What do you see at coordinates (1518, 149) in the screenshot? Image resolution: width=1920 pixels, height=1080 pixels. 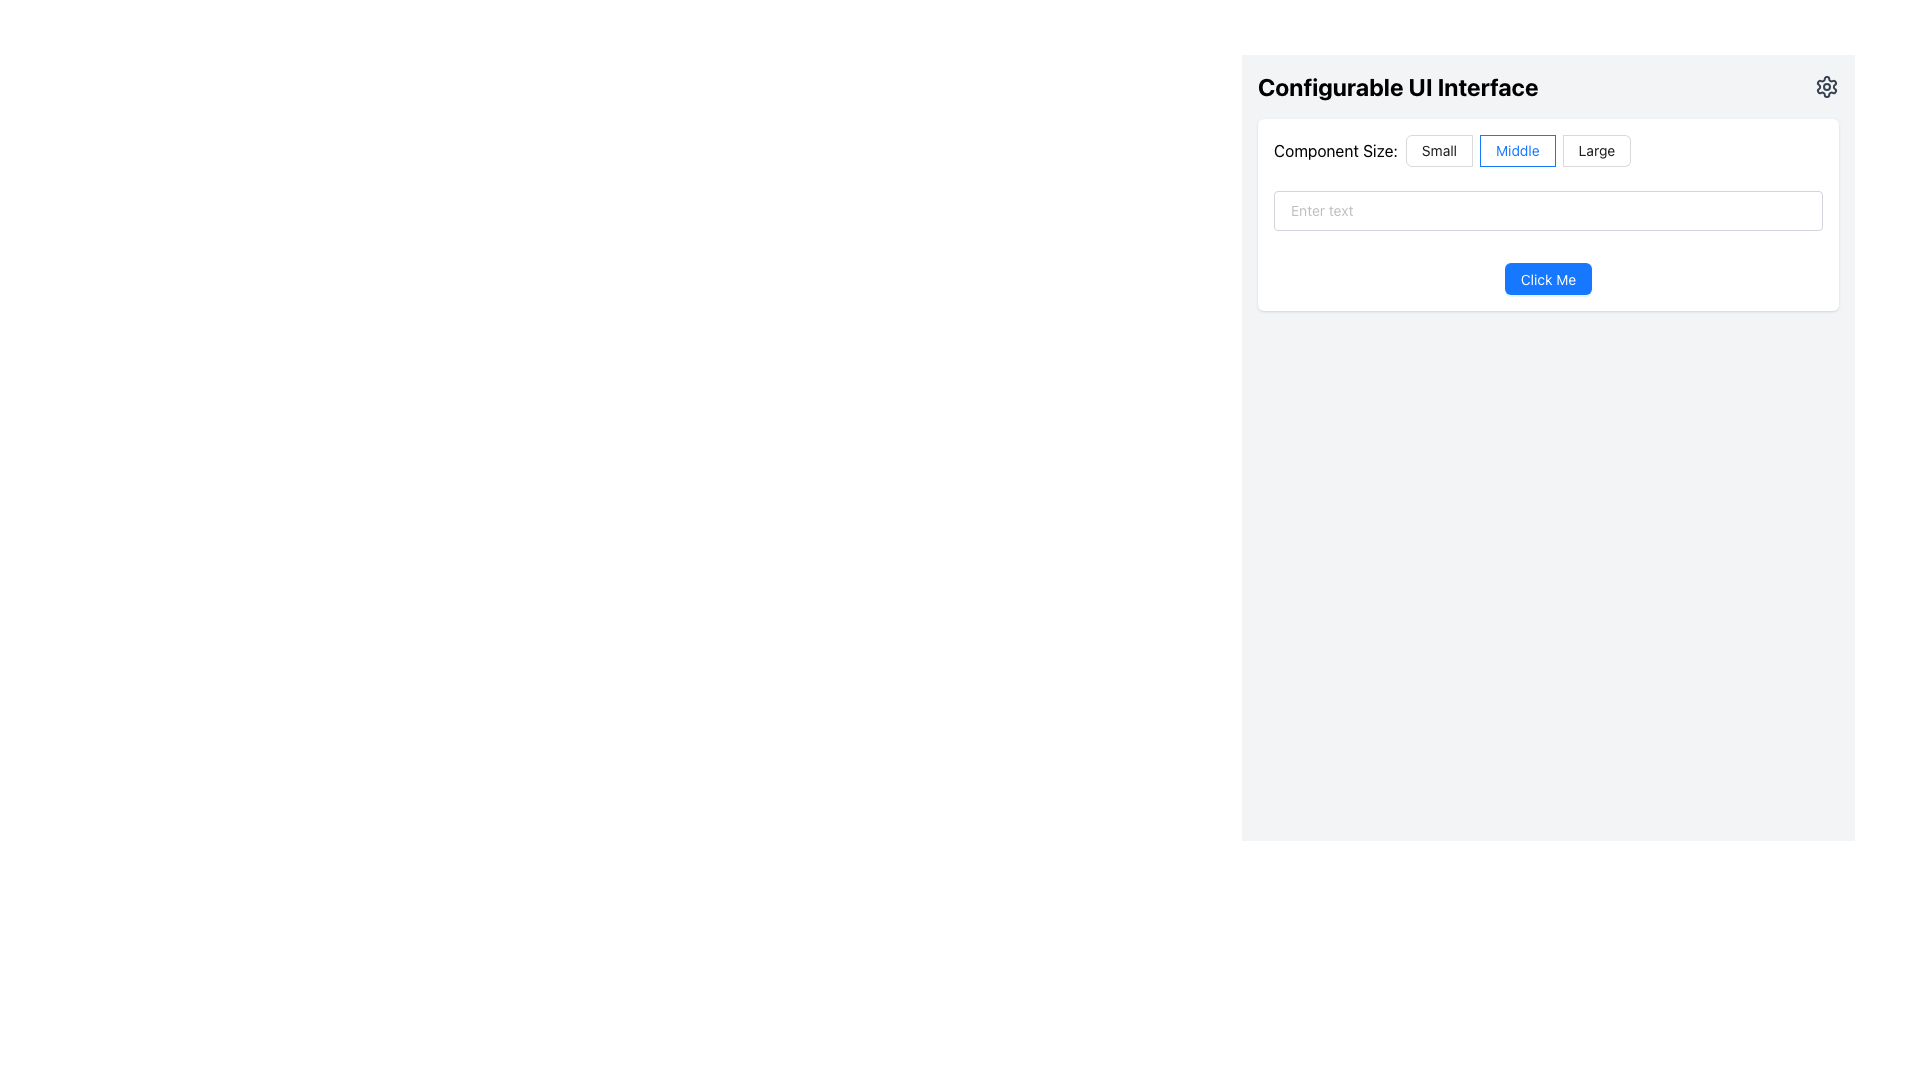 I see `the 'Middle' option of the Radio Button Group labeled 'Small', 'Middle', and 'Large'` at bounding box center [1518, 149].